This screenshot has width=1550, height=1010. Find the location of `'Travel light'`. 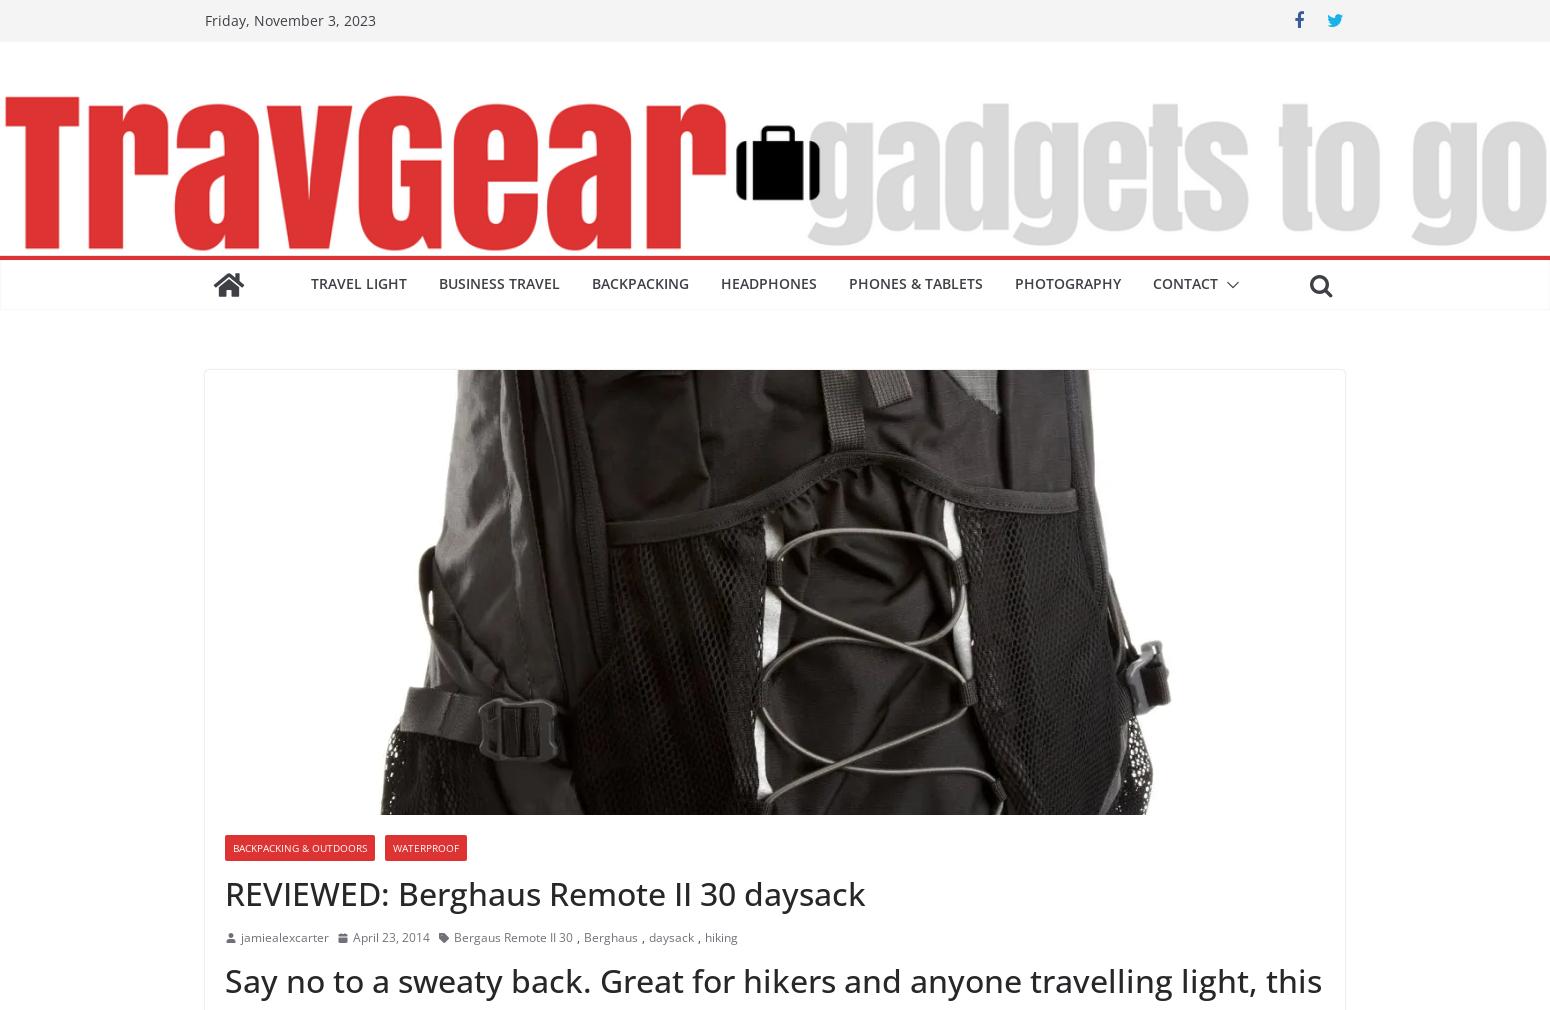

'Travel light' is located at coordinates (357, 283).